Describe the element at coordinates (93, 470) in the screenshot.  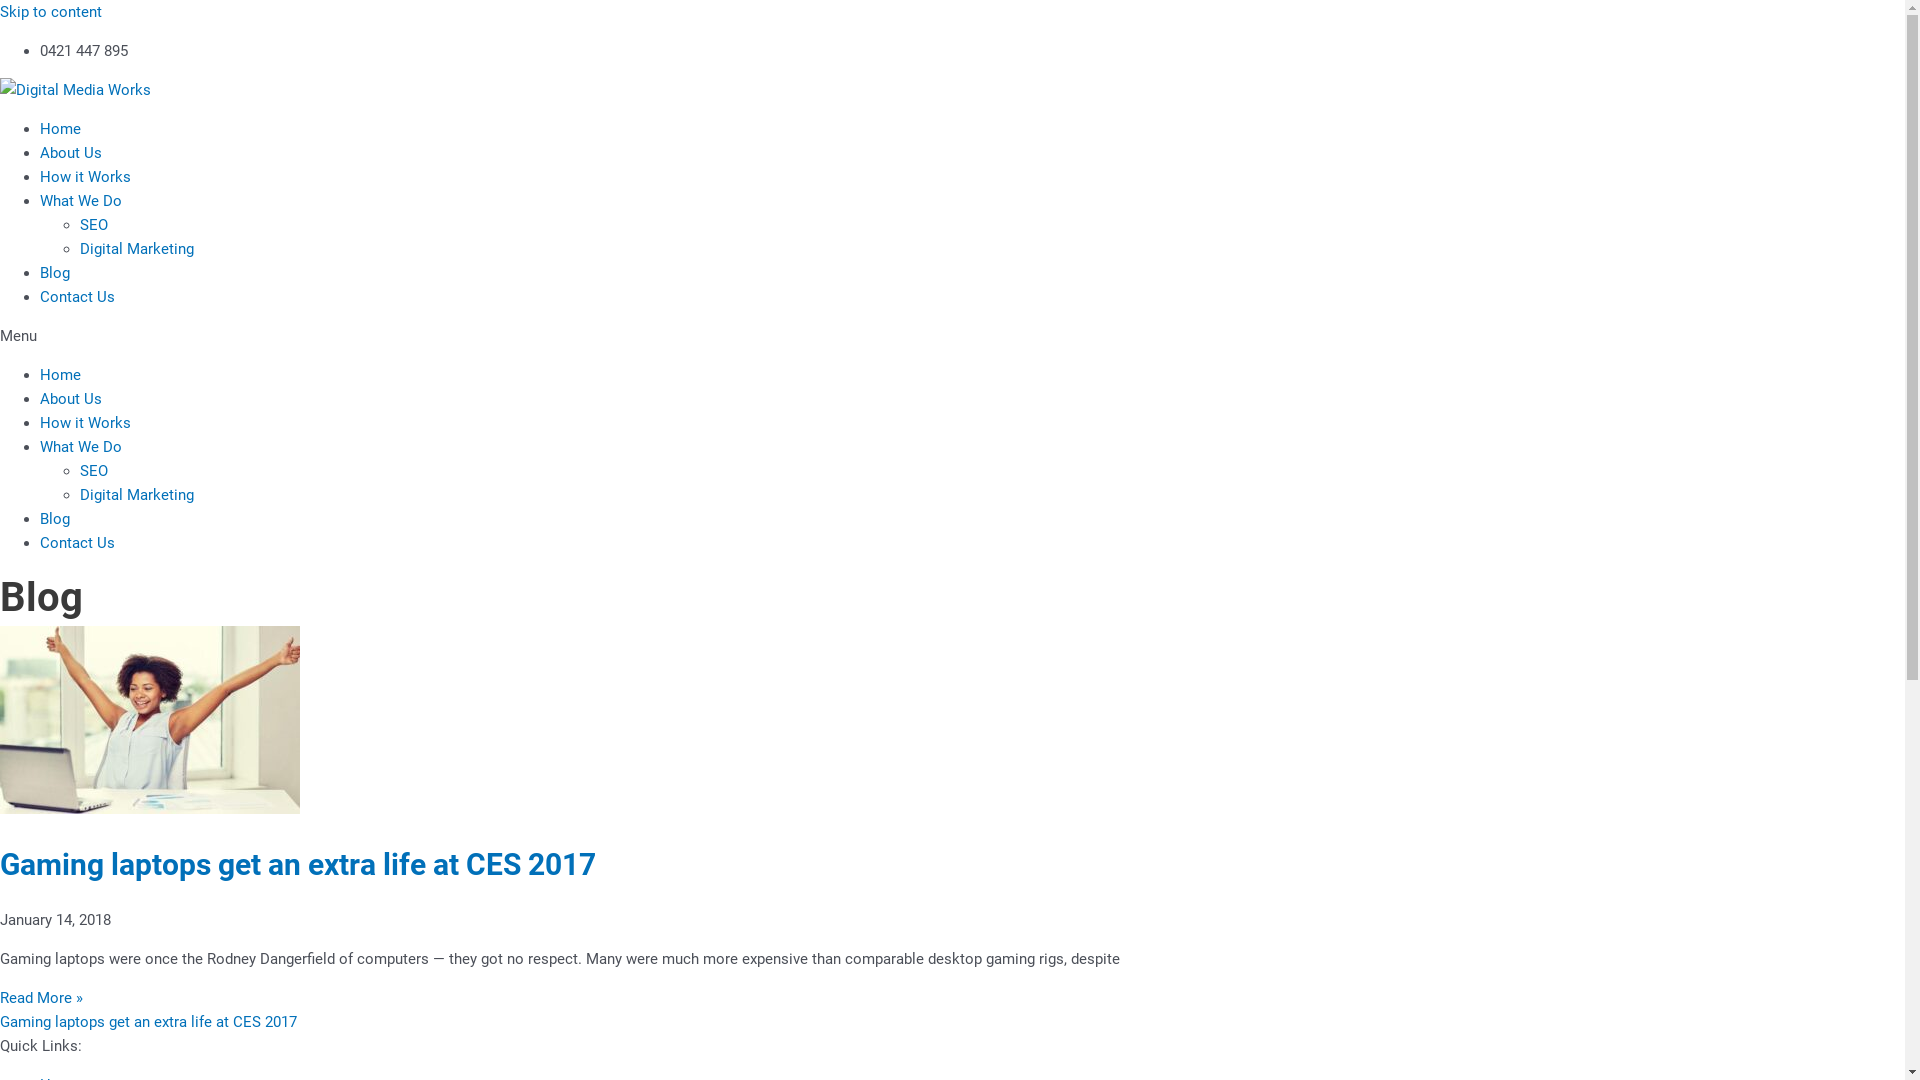
I see `'SEO'` at that location.